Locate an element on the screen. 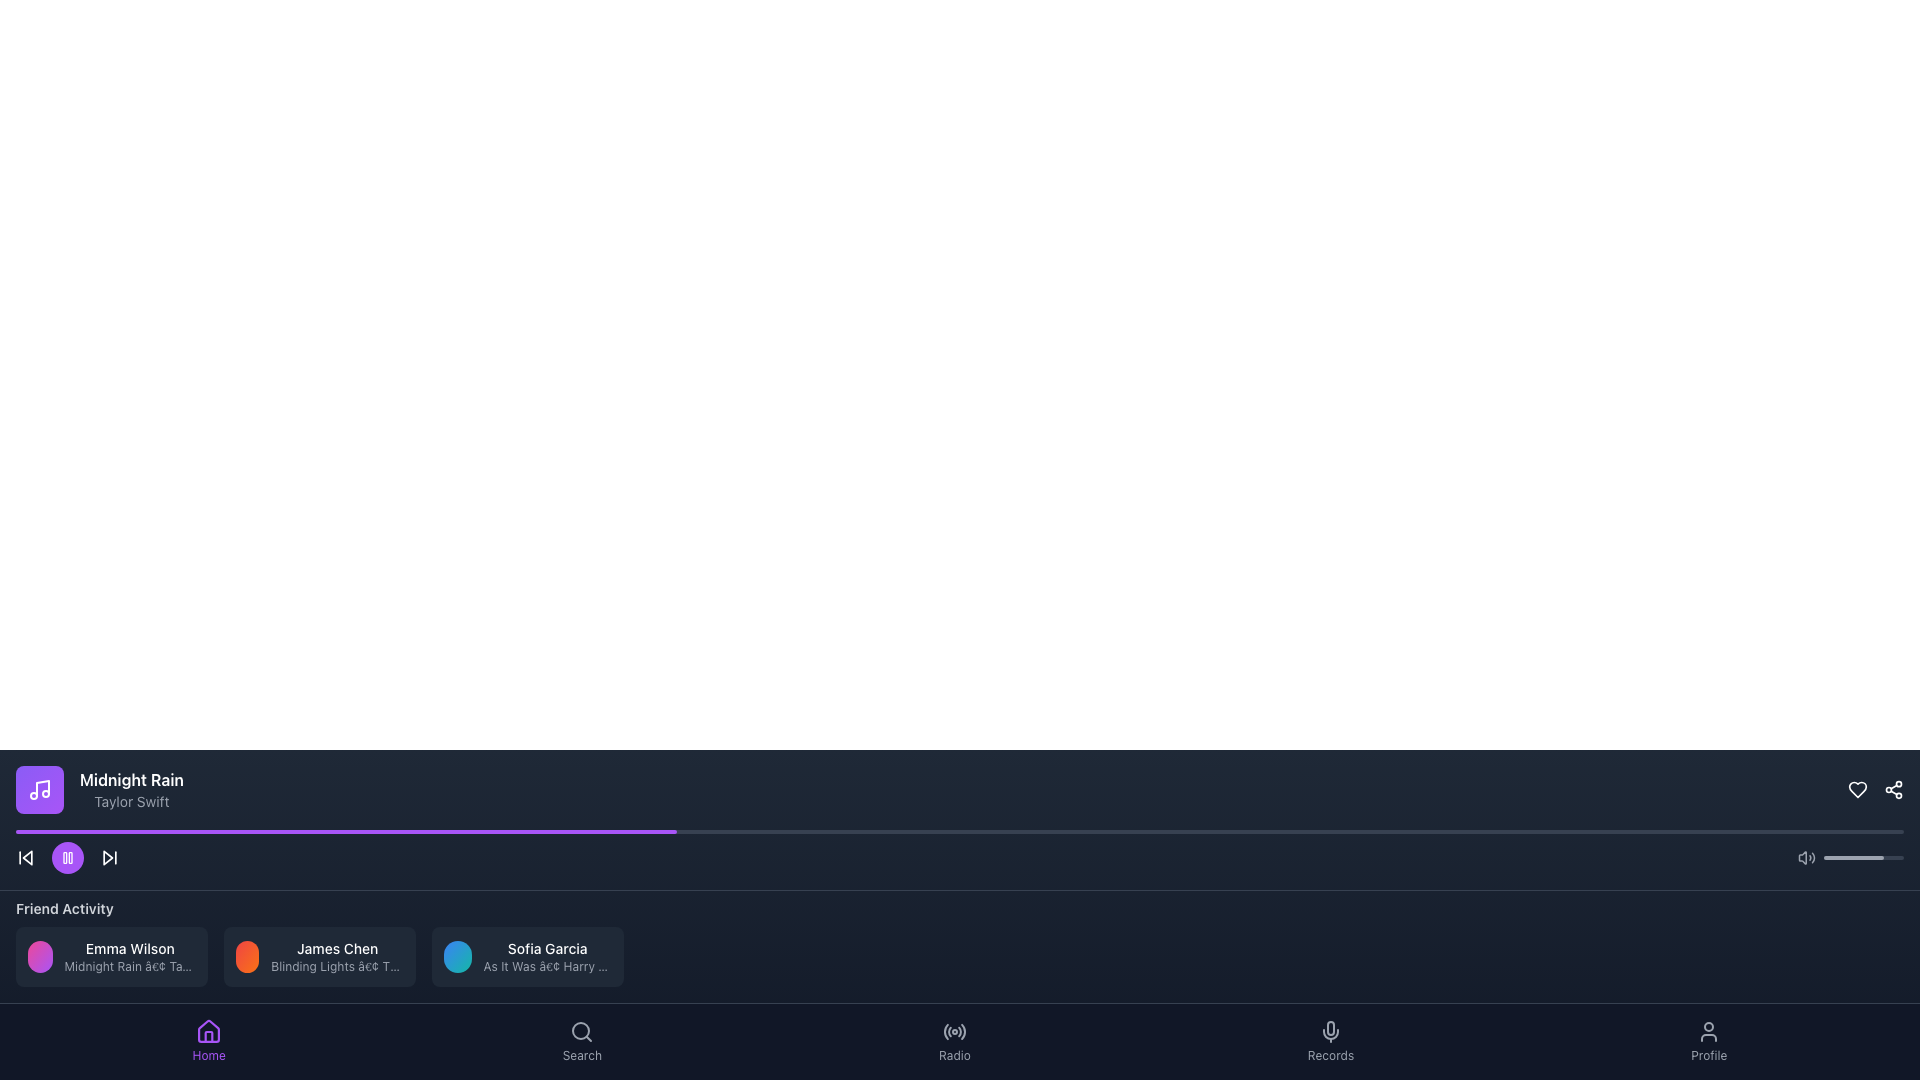  the 'Profile' label, which is styled with a dark gray to purple color transition when hovered, located at the bottom-right corner of the interface below the user icon is located at coordinates (1708, 1055).